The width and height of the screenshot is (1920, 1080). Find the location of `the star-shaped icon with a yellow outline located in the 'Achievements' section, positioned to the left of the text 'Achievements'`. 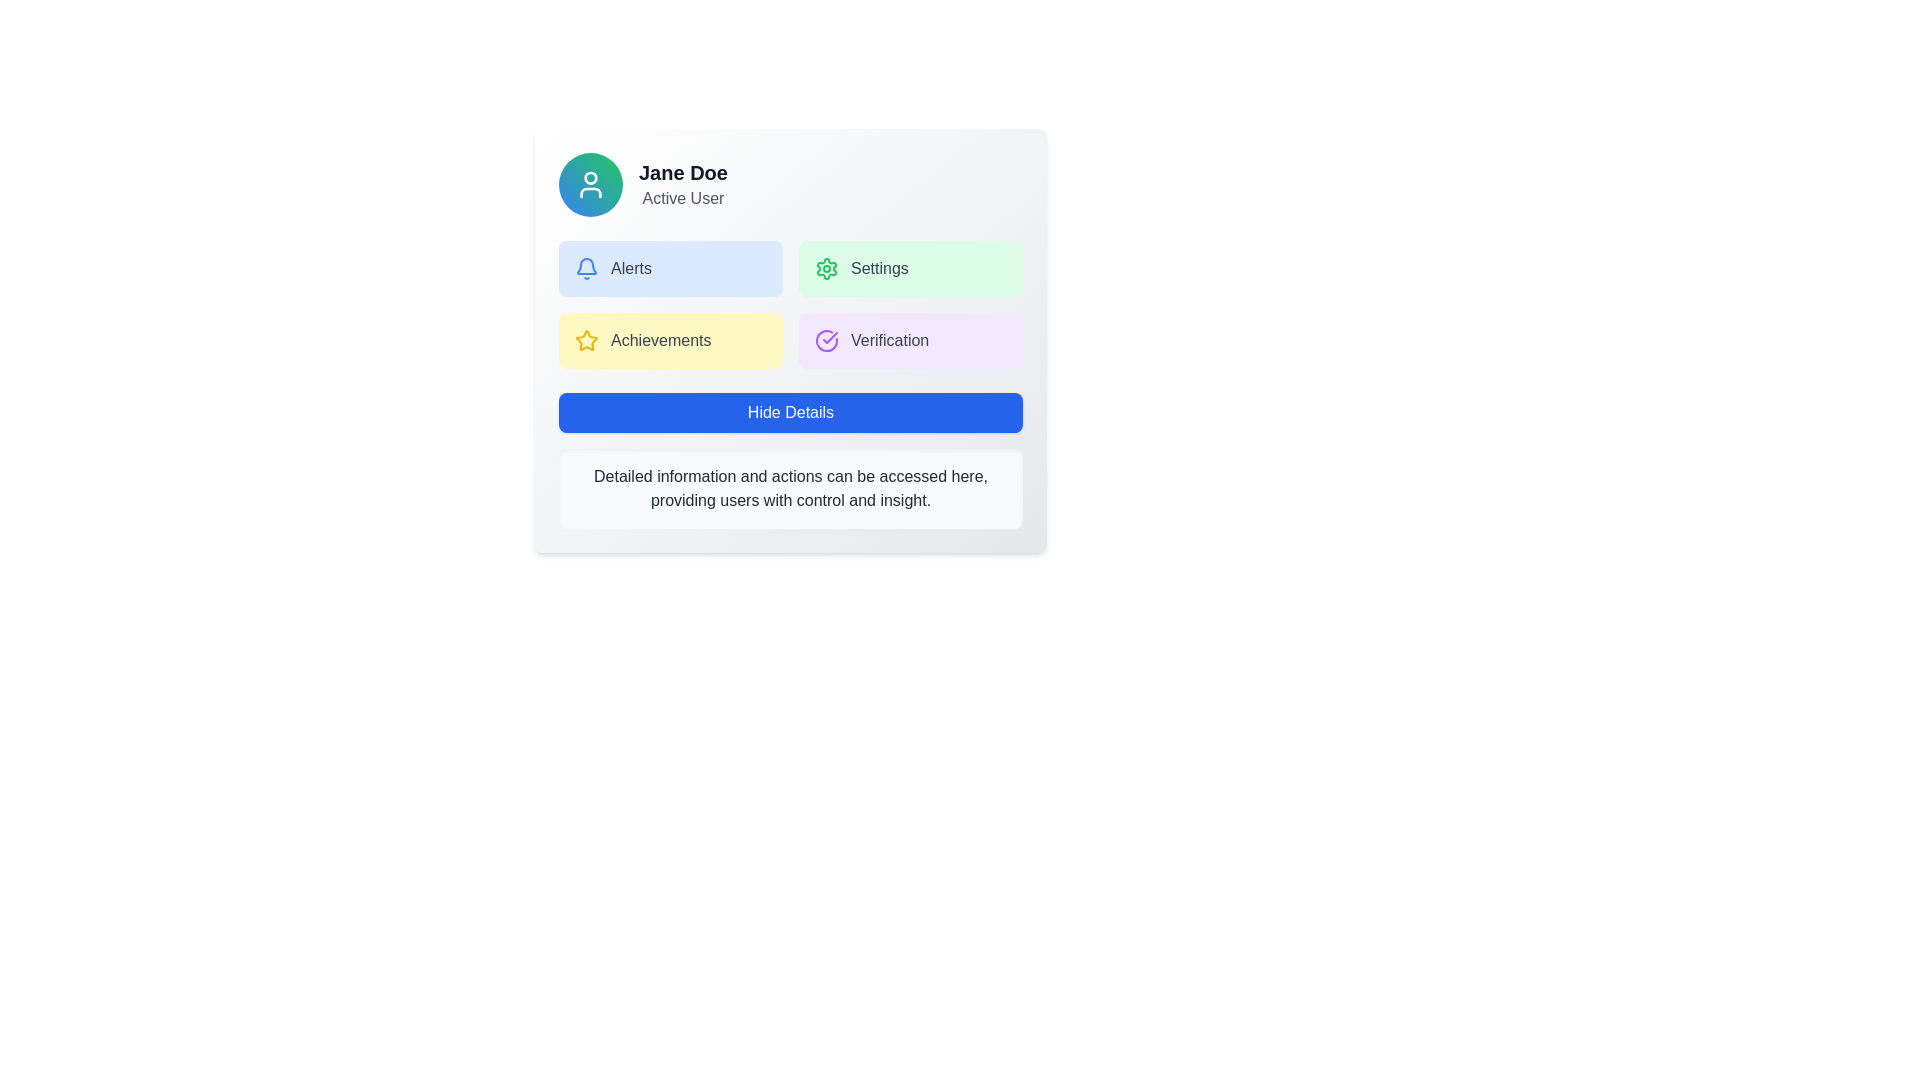

the star-shaped icon with a yellow outline located in the 'Achievements' section, positioned to the left of the text 'Achievements' is located at coordinates (585, 339).